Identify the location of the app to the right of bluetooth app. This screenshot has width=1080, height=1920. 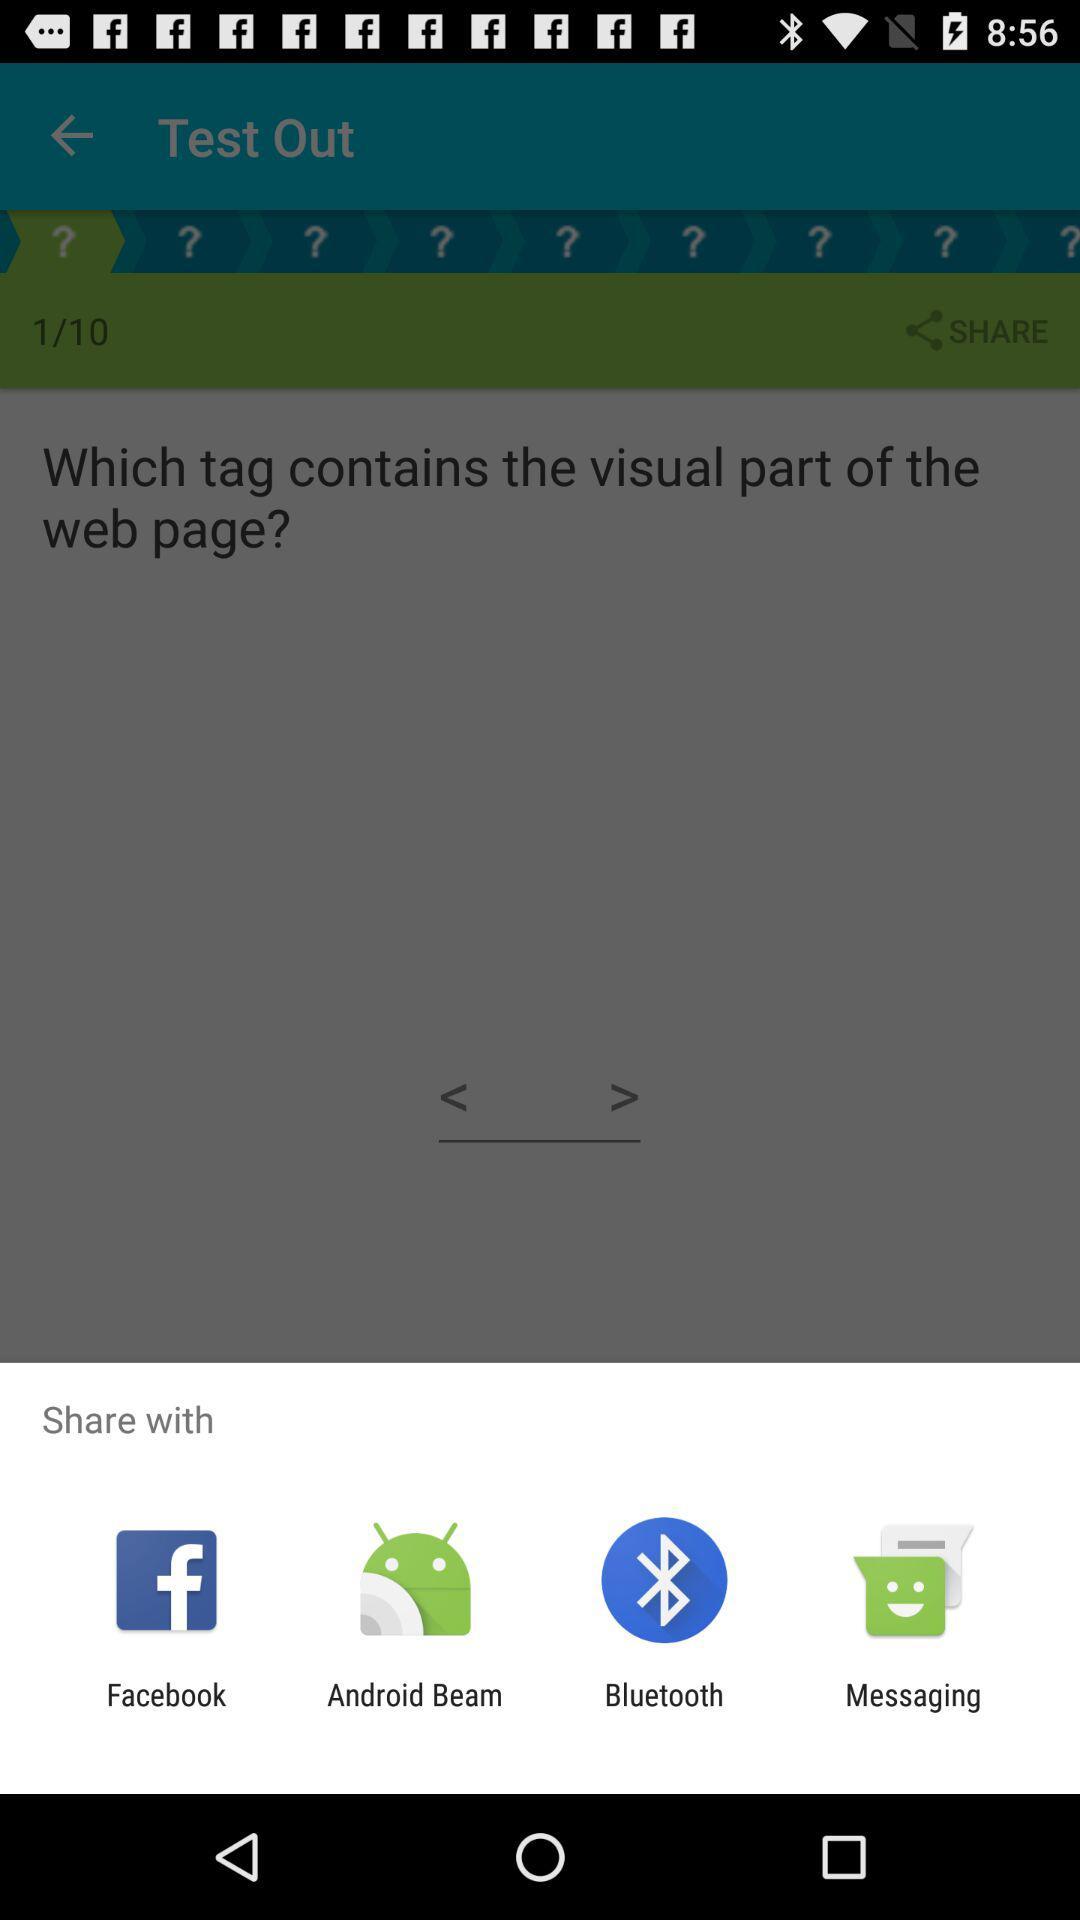
(913, 1711).